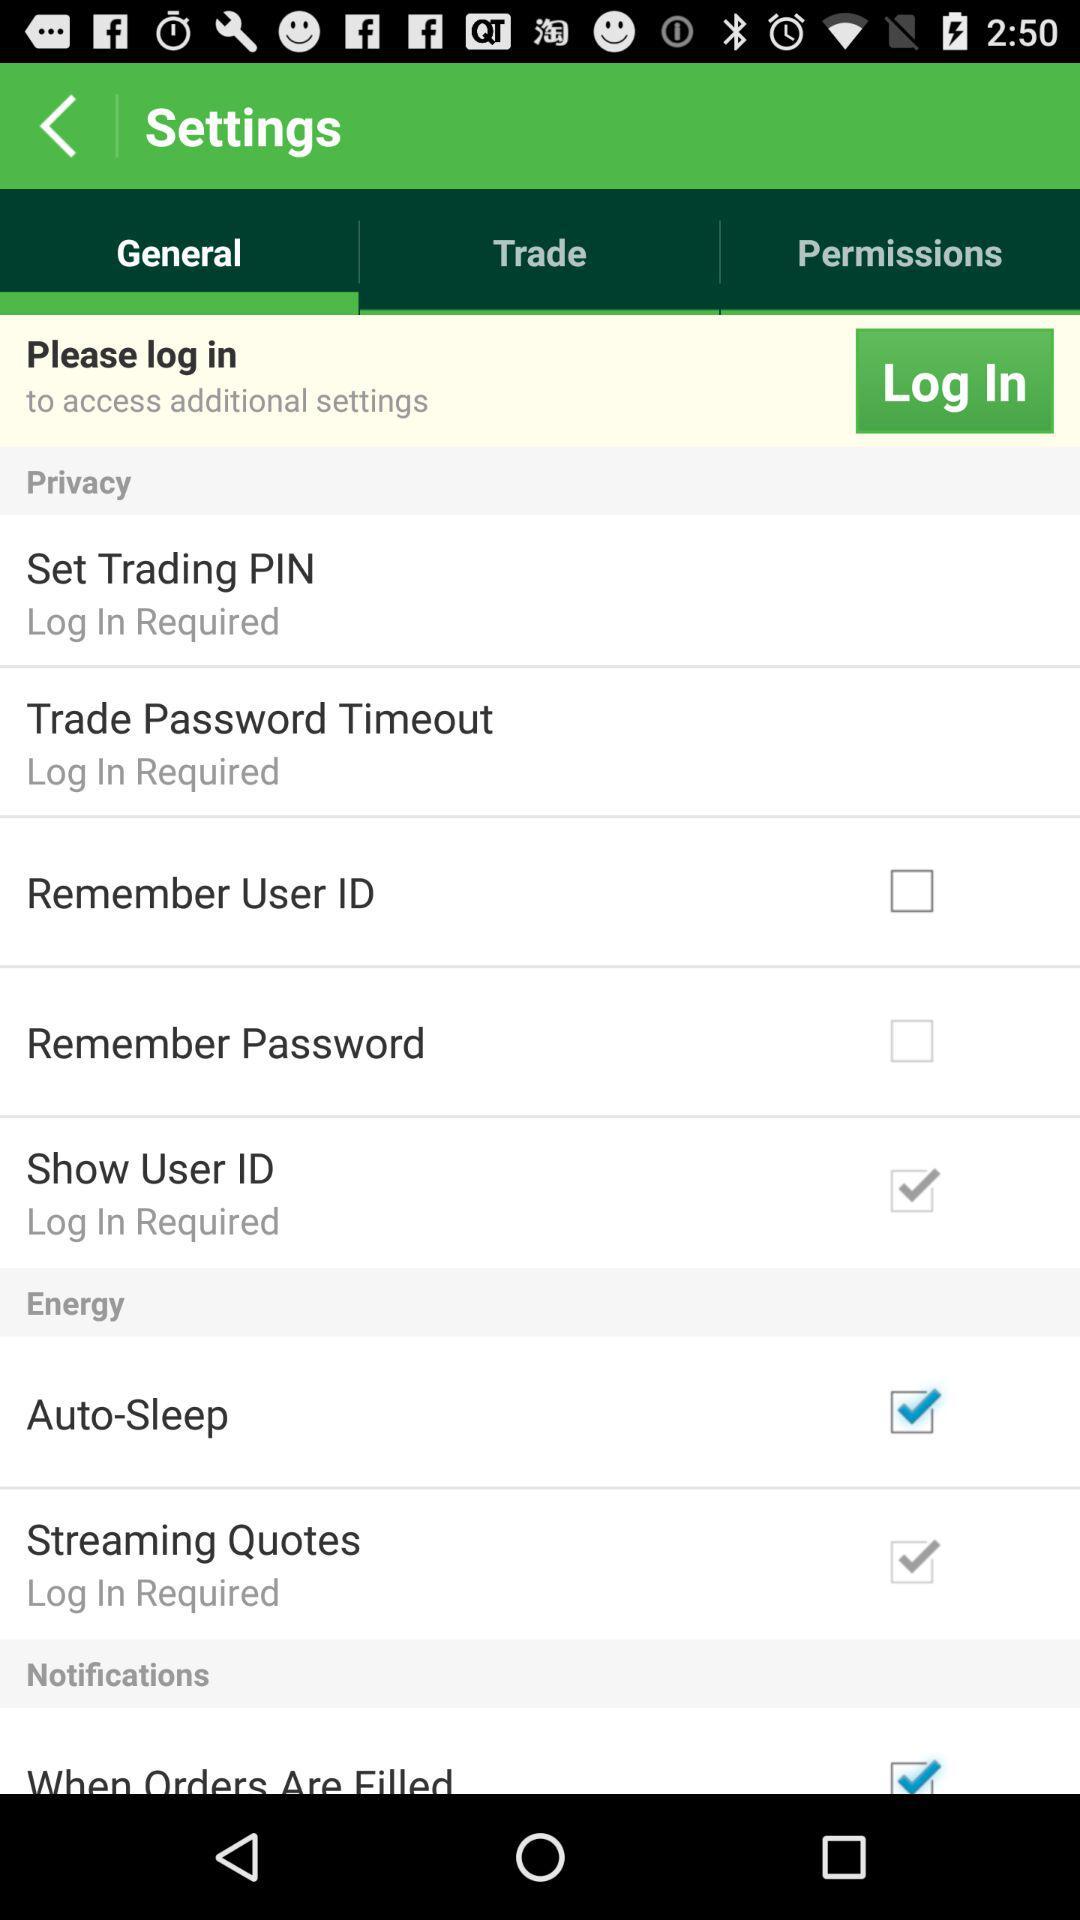 The height and width of the screenshot is (1920, 1080). Describe the element at coordinates (540, 481) in the screenshot. I see `app above set trading pin` at that location.